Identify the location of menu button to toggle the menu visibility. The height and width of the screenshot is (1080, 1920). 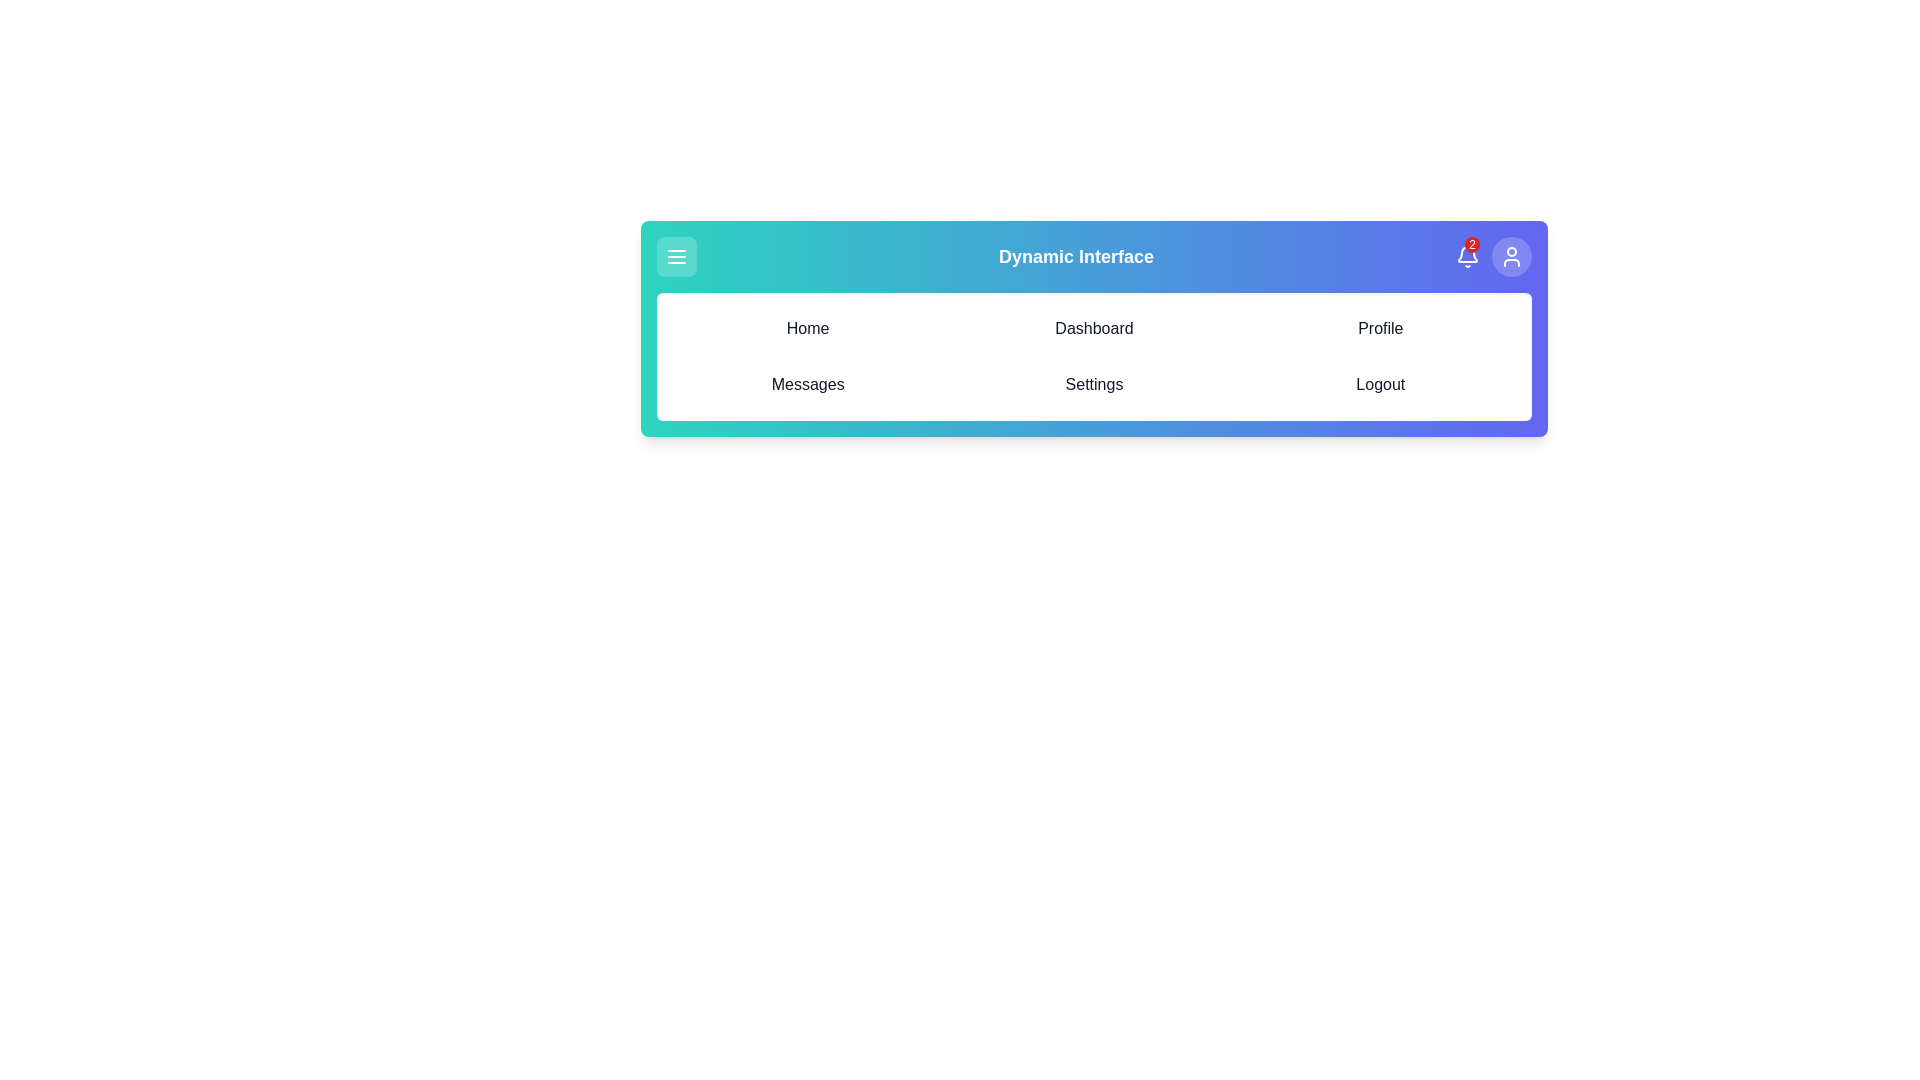
(676, 256).